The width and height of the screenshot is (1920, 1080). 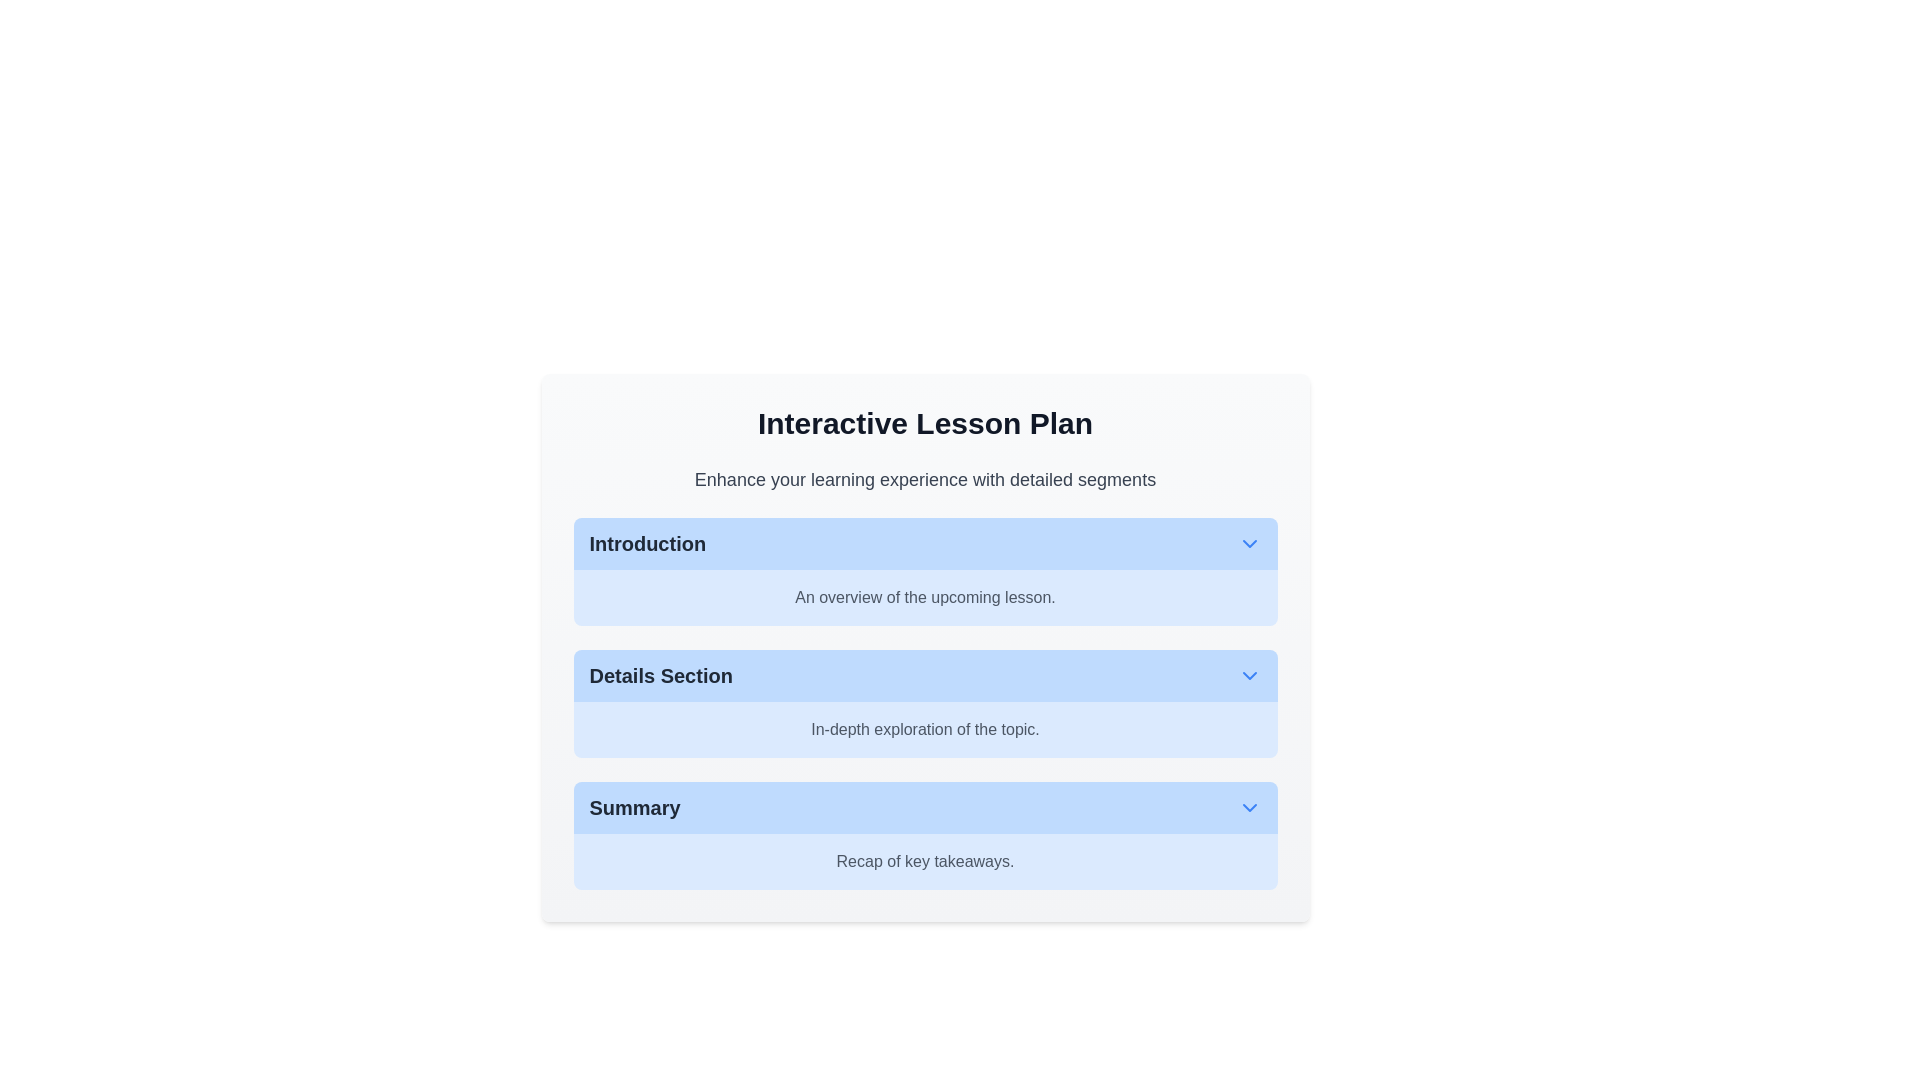 I want to click on the 'Introduction' bold text label located in the blue header of the first card section, positioned to the left of the downward-facing chevron icon, so click(x=647, y=543).